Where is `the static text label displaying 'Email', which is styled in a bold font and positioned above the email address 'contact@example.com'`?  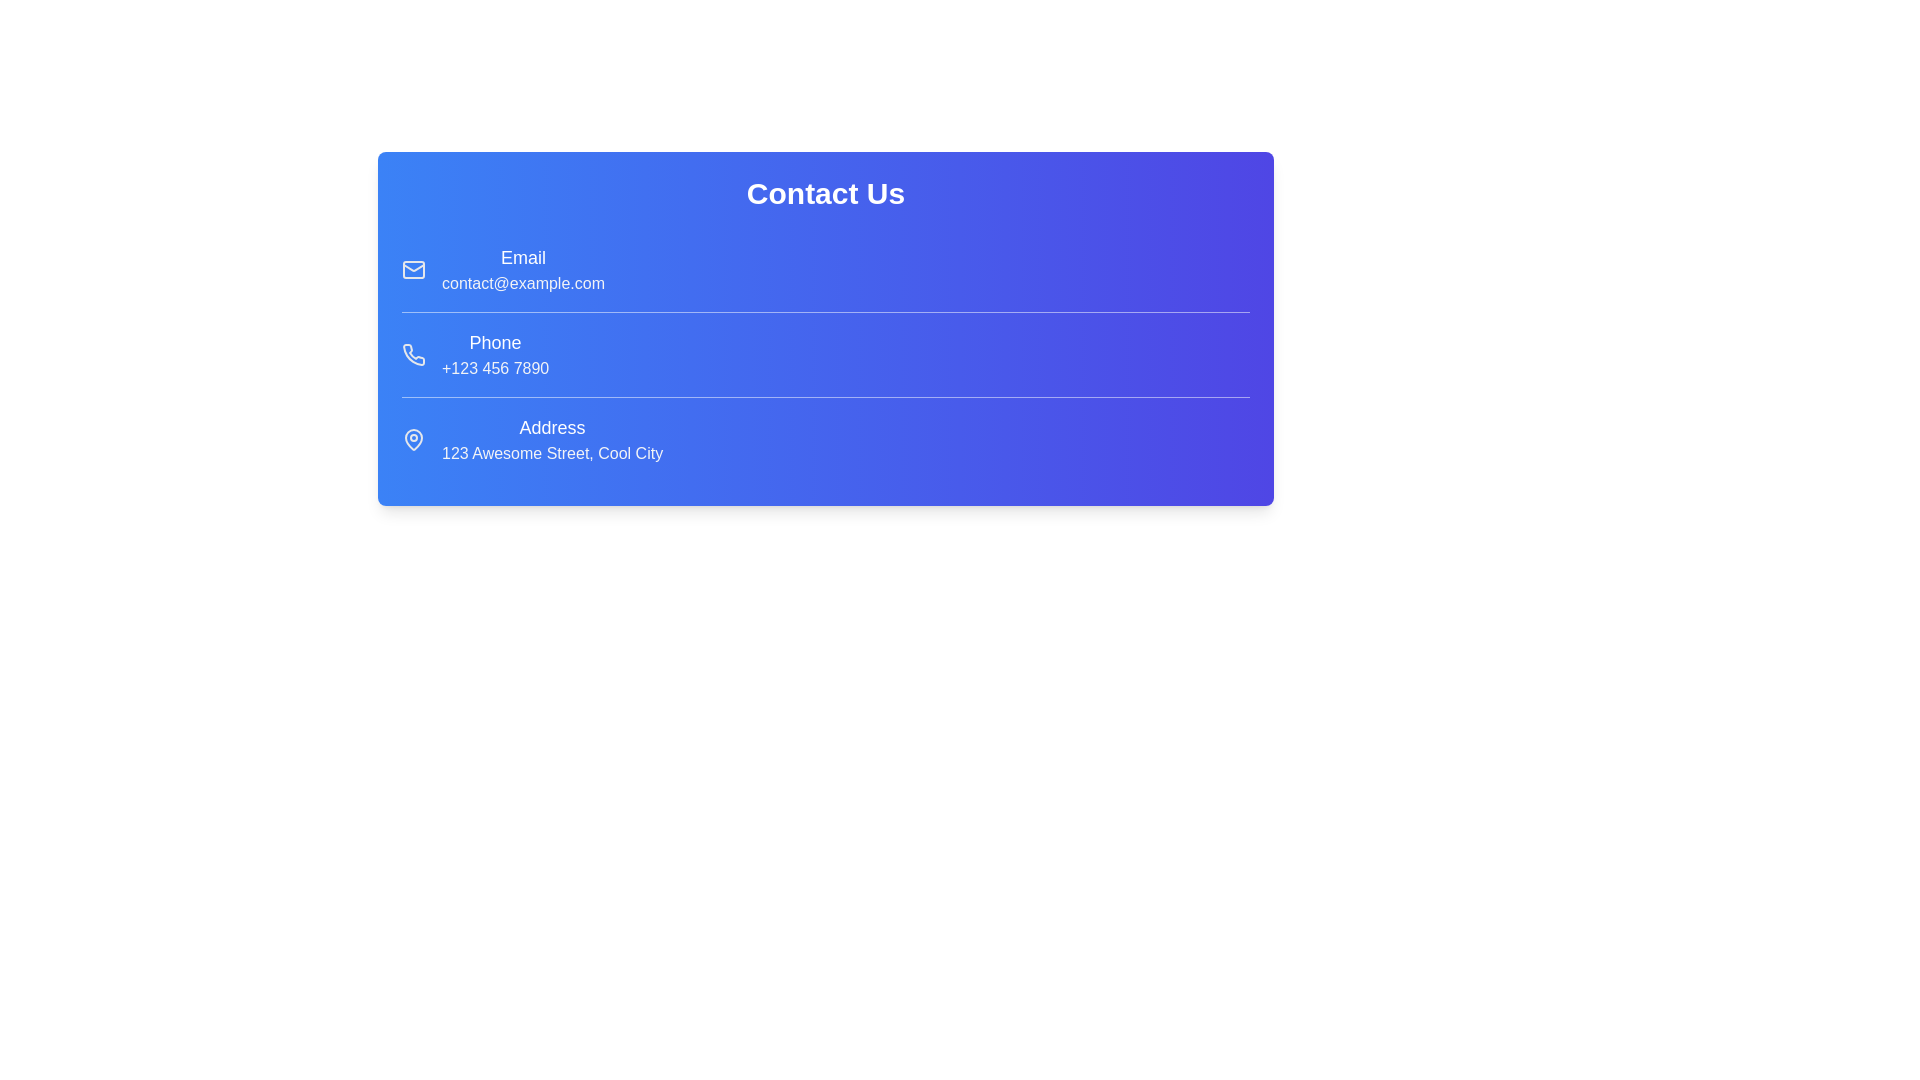 the static text label displaying 'Email', which is styled in a bold font and positioned above the email address 'contact@example.com' is located at coordinates (523, 257).